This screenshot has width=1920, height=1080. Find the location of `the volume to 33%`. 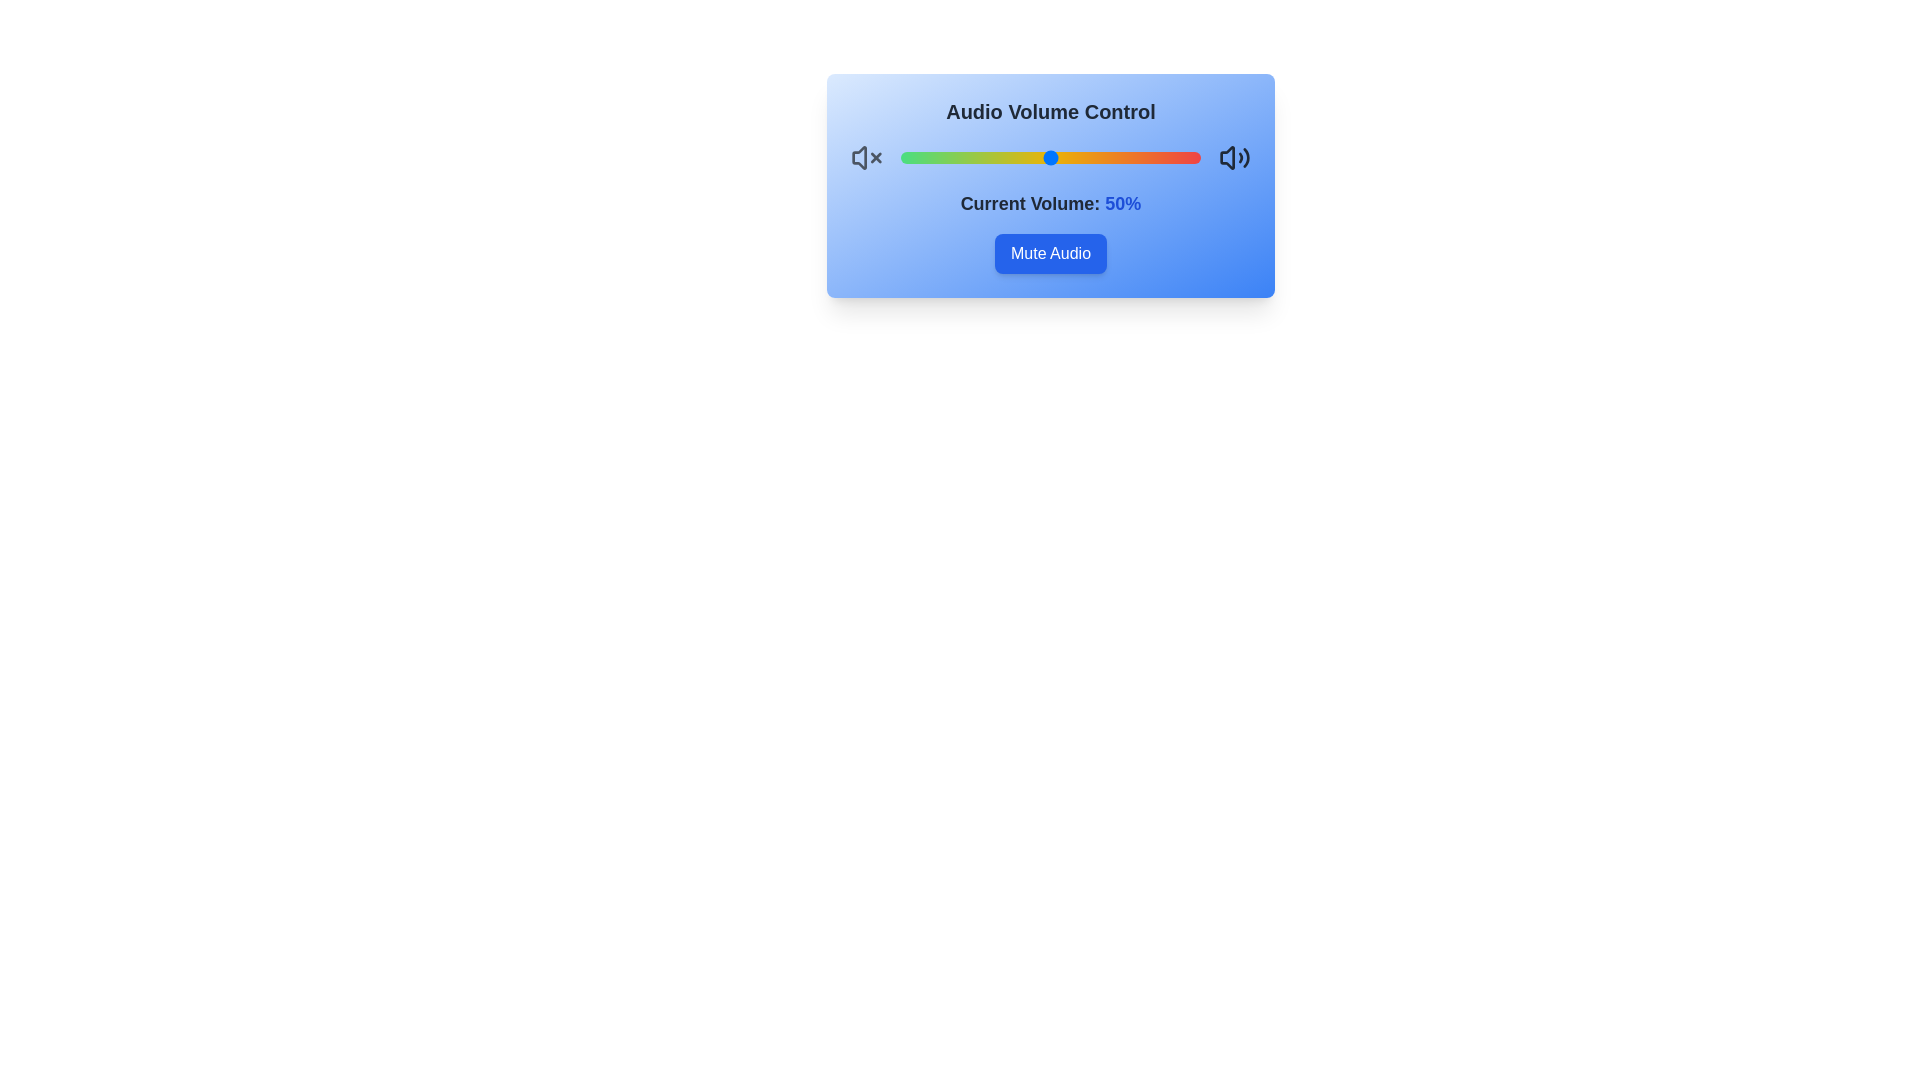

the volume to 33% is located at coordinates (999, 157).